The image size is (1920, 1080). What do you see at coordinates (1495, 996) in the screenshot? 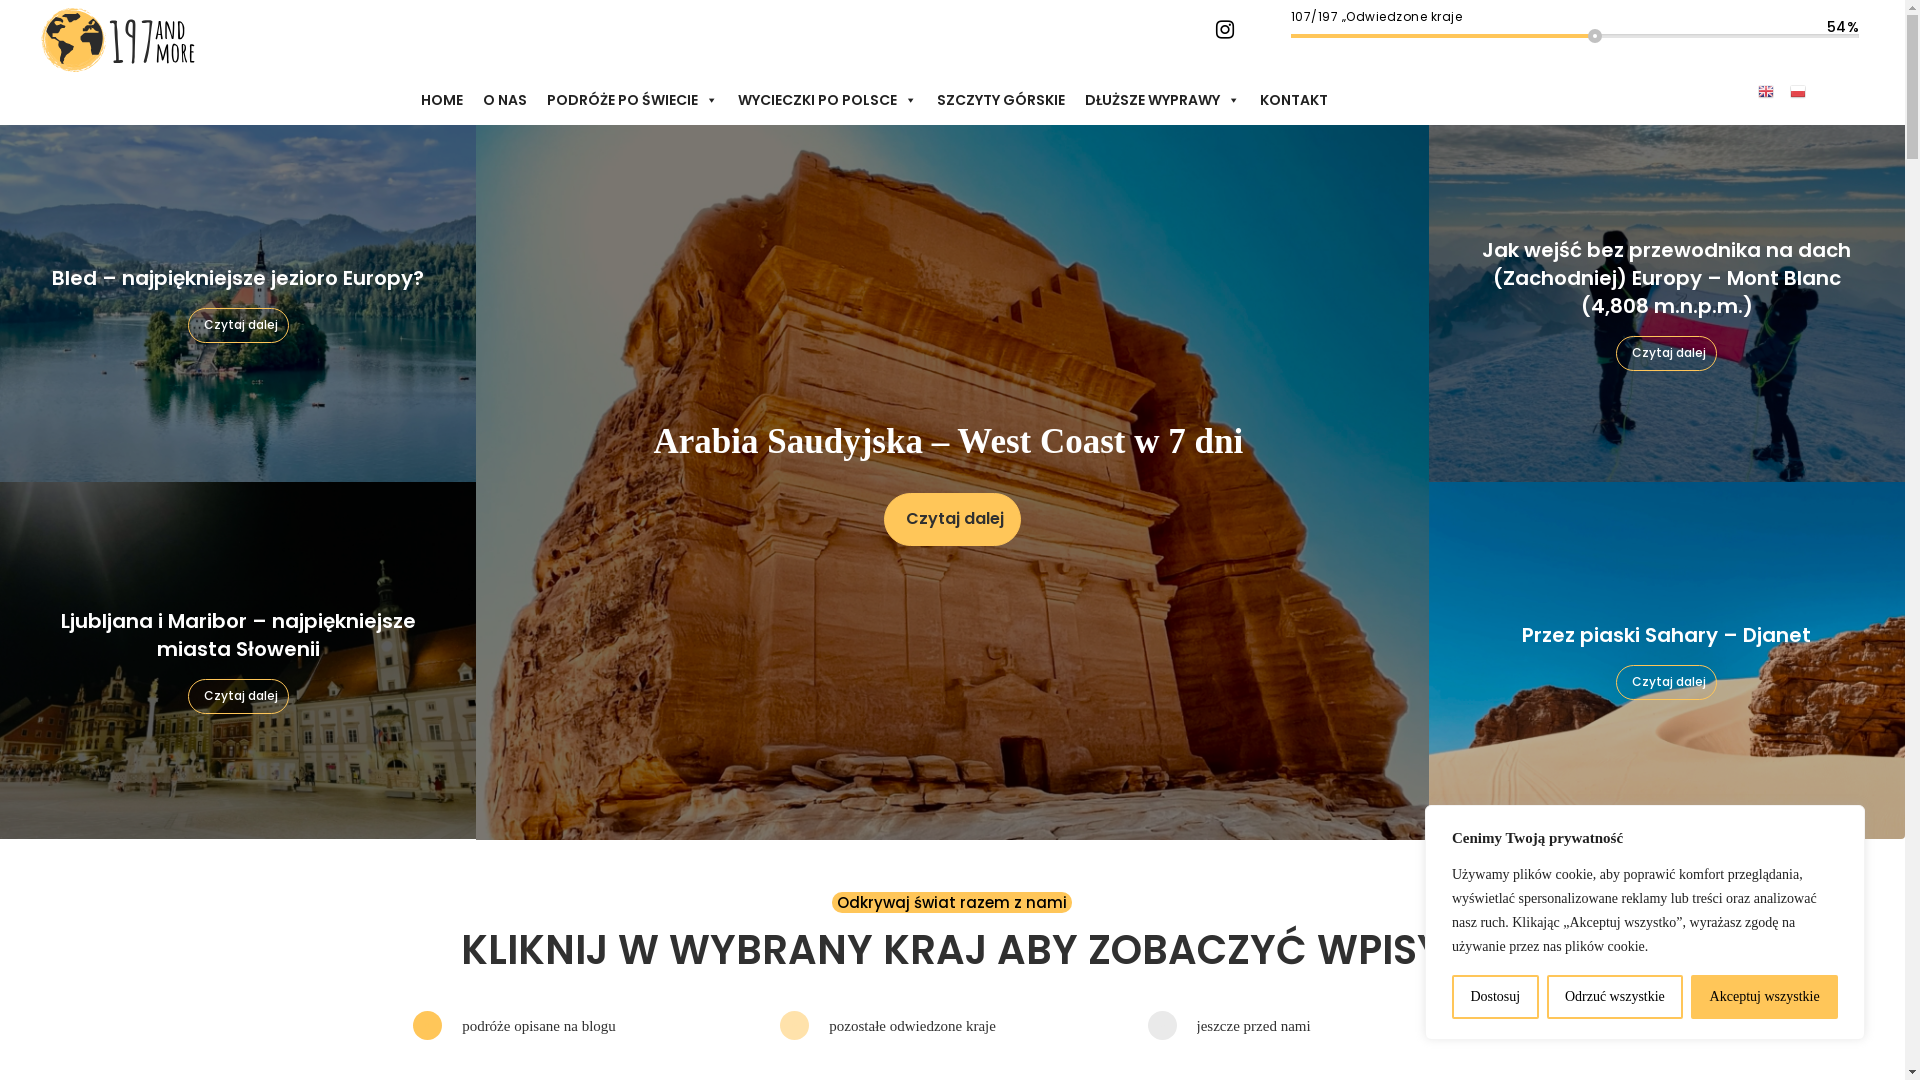
I see `'Dostosuj'` at bounding box center [1495, 996].